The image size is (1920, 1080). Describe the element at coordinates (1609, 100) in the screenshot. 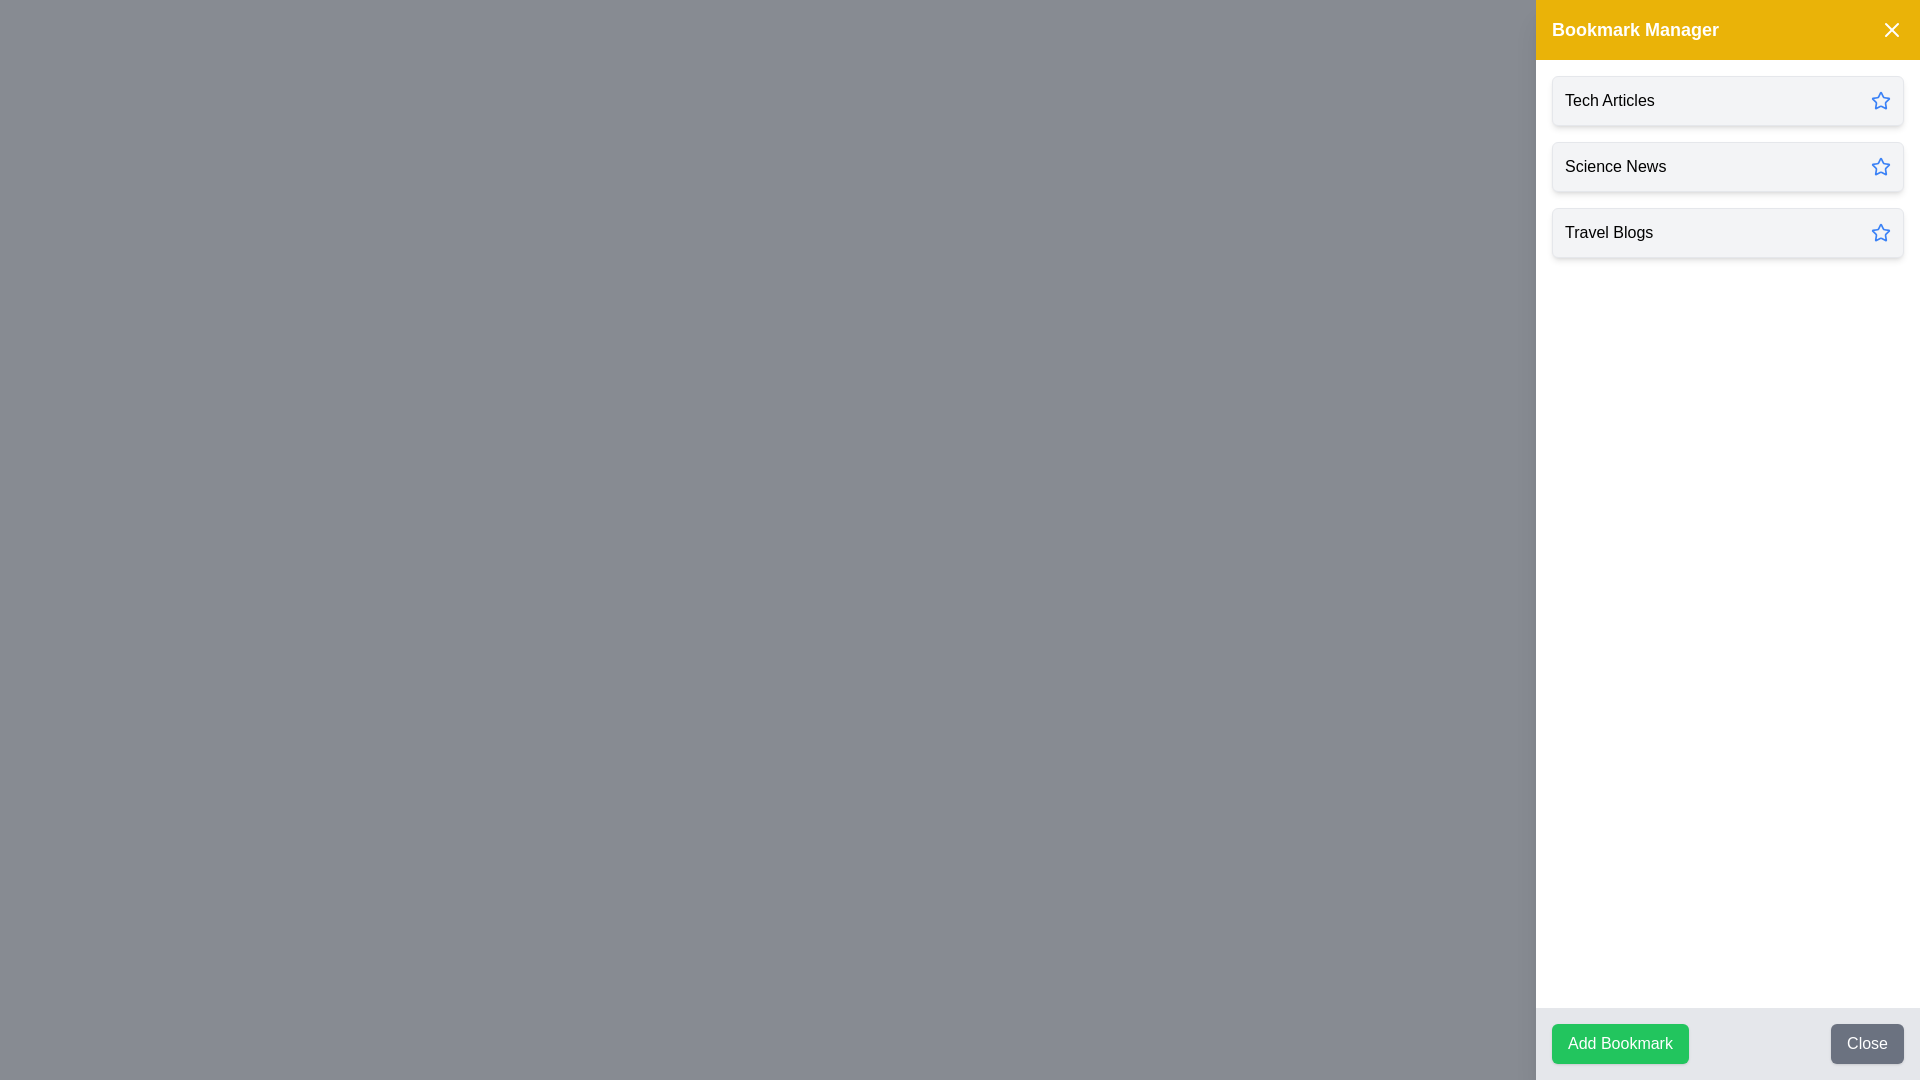

I see `the Static Text element labeled 'Tech Articles' which serves as a title for the bookmark card in the right panel` at that location.